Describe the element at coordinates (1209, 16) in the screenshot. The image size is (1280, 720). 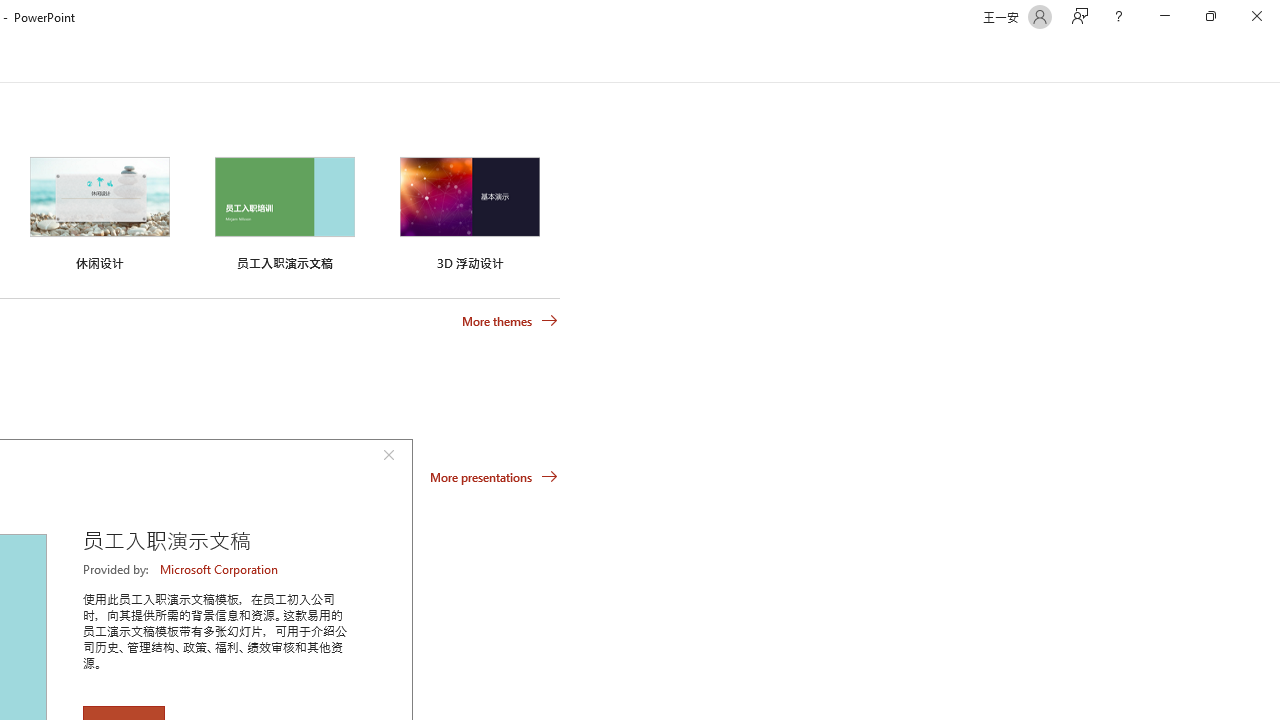
I see `'Restore Down'` at that location.